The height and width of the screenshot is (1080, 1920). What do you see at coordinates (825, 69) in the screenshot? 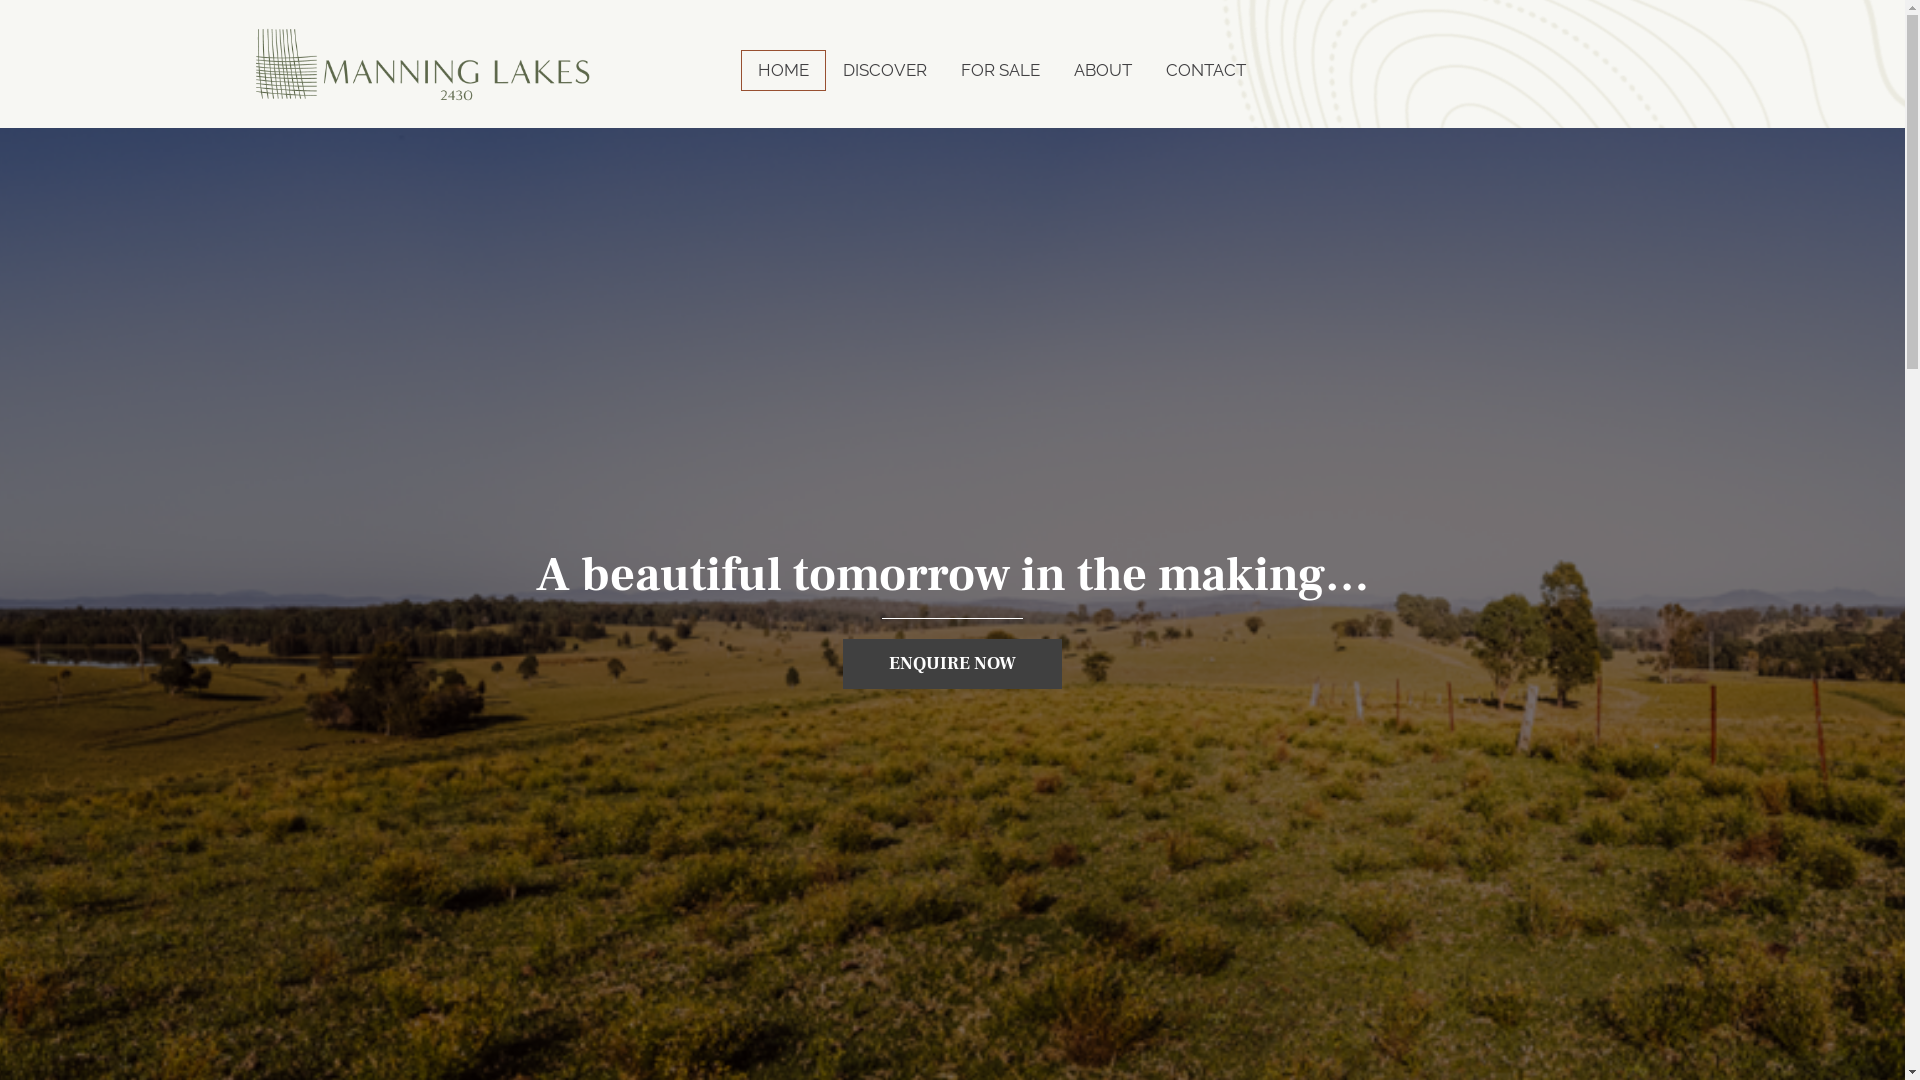
I see `'DISCOVER'` at bounding box center [825, 69].